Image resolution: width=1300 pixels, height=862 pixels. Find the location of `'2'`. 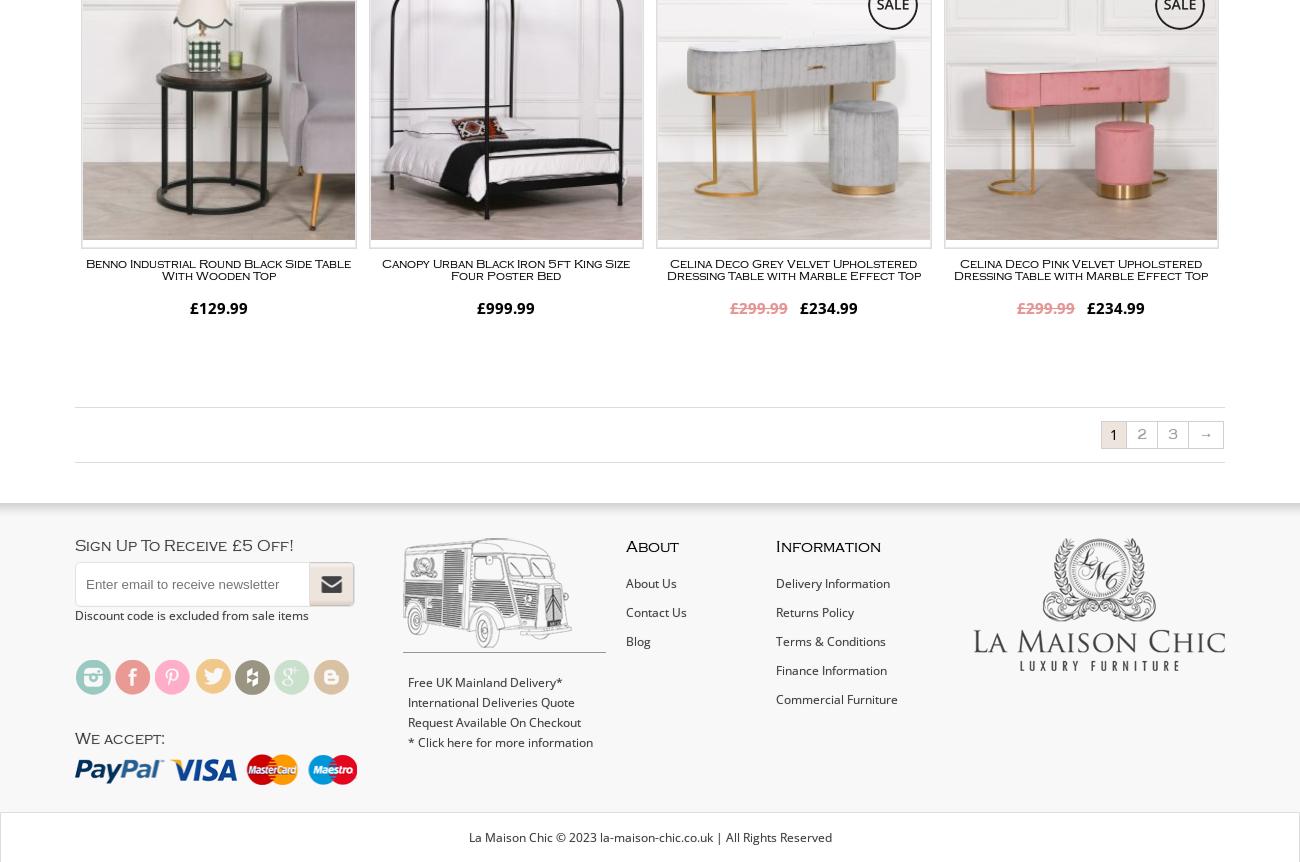

'2' is located at coordinates (1142, 434).